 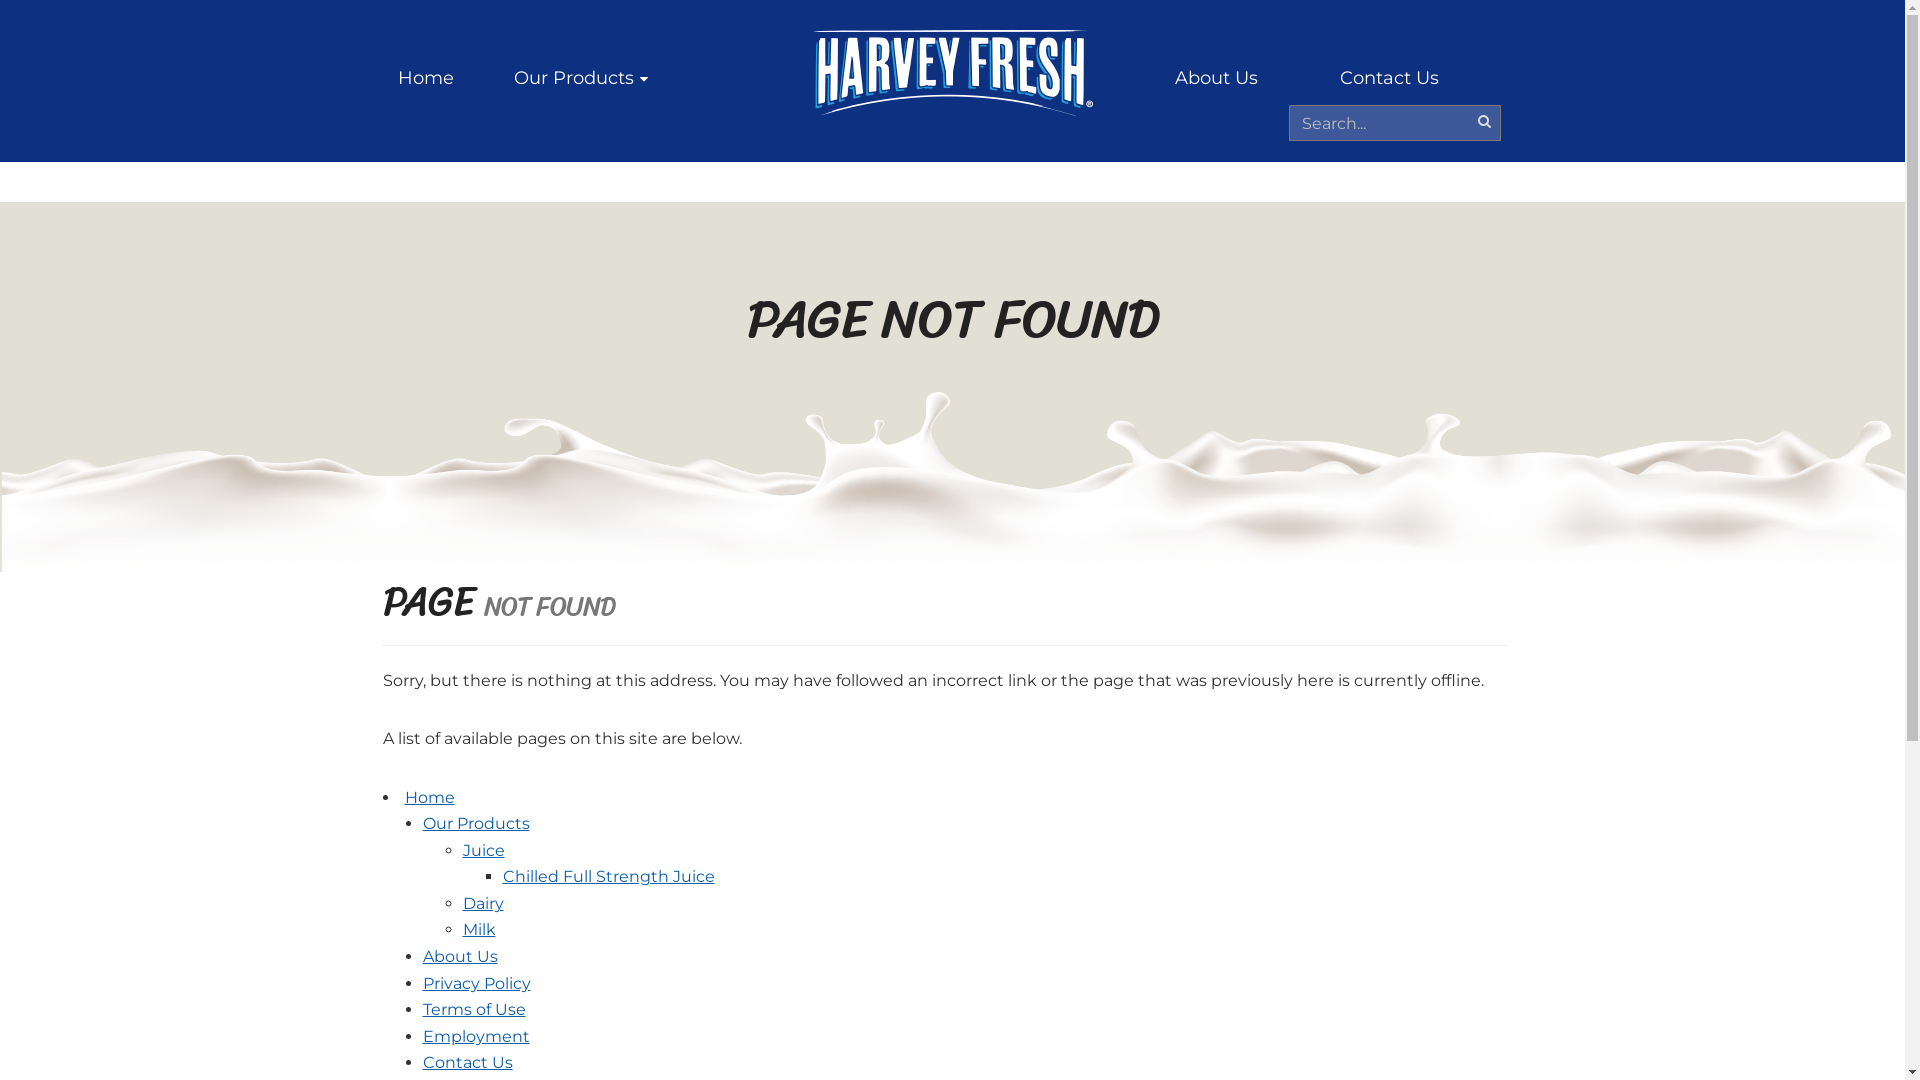 What do you see at coordinates (460, 903) in the screenshot?
I see `'Dairy'` at bounding box center [460, 903].